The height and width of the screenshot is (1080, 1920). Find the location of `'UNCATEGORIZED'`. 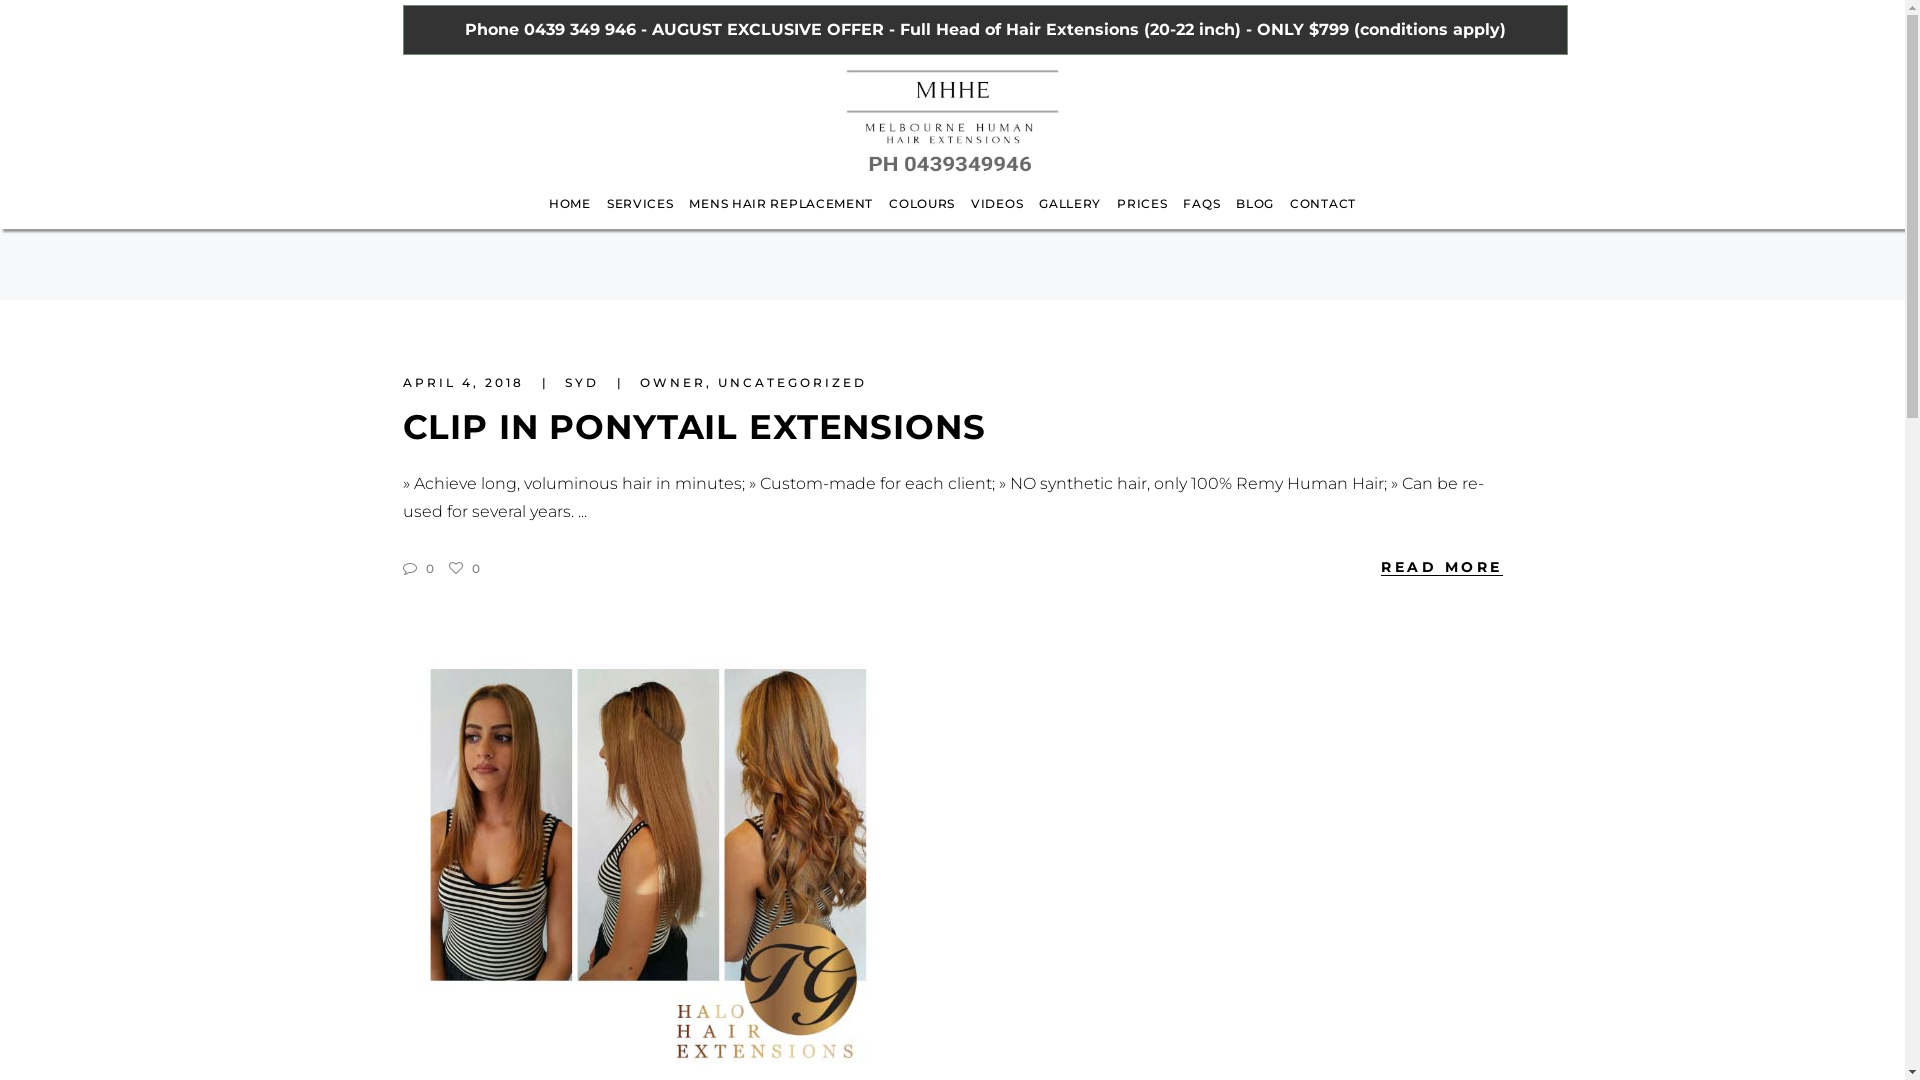

'UNCATEGORIZED' is located at coordinates (791, 382).